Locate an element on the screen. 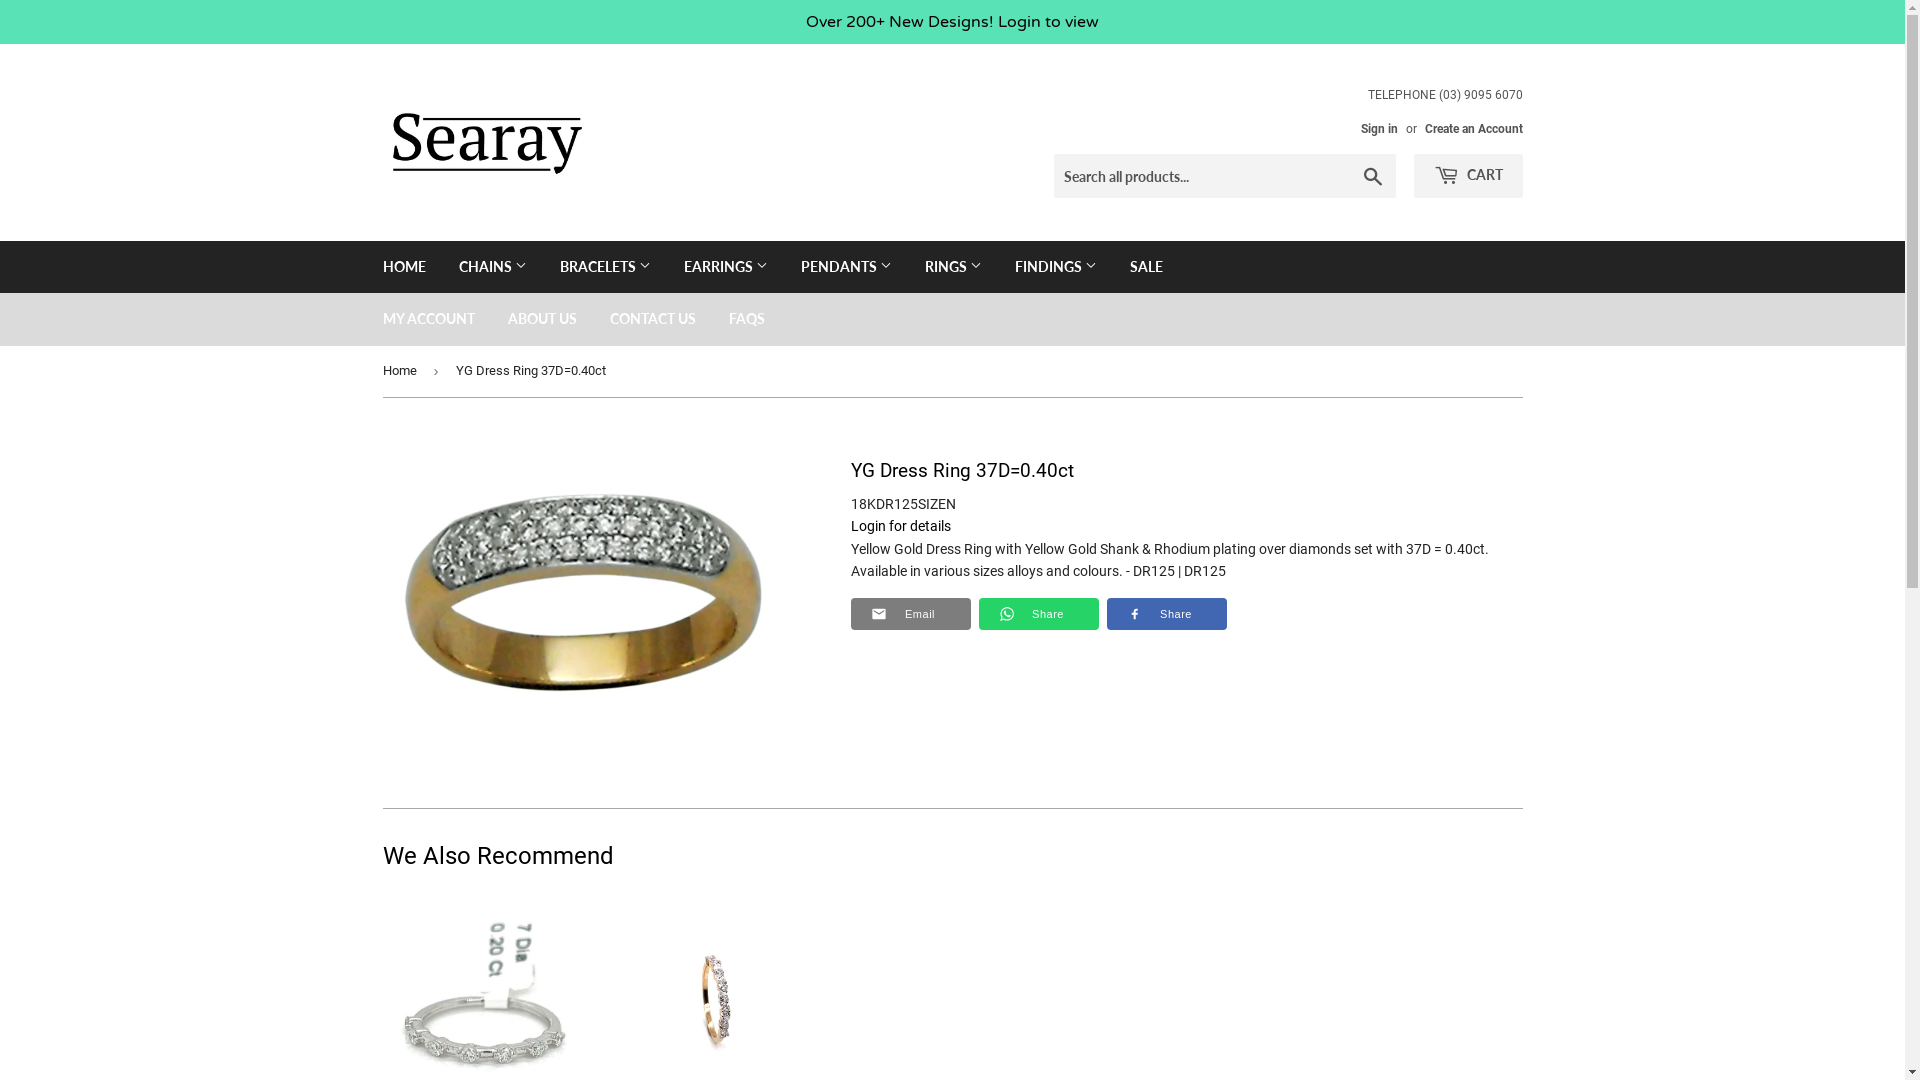 The height and width of the screenshot is (1080, 1920). 'FINDINGS' is located at coordinates (1055, 265).